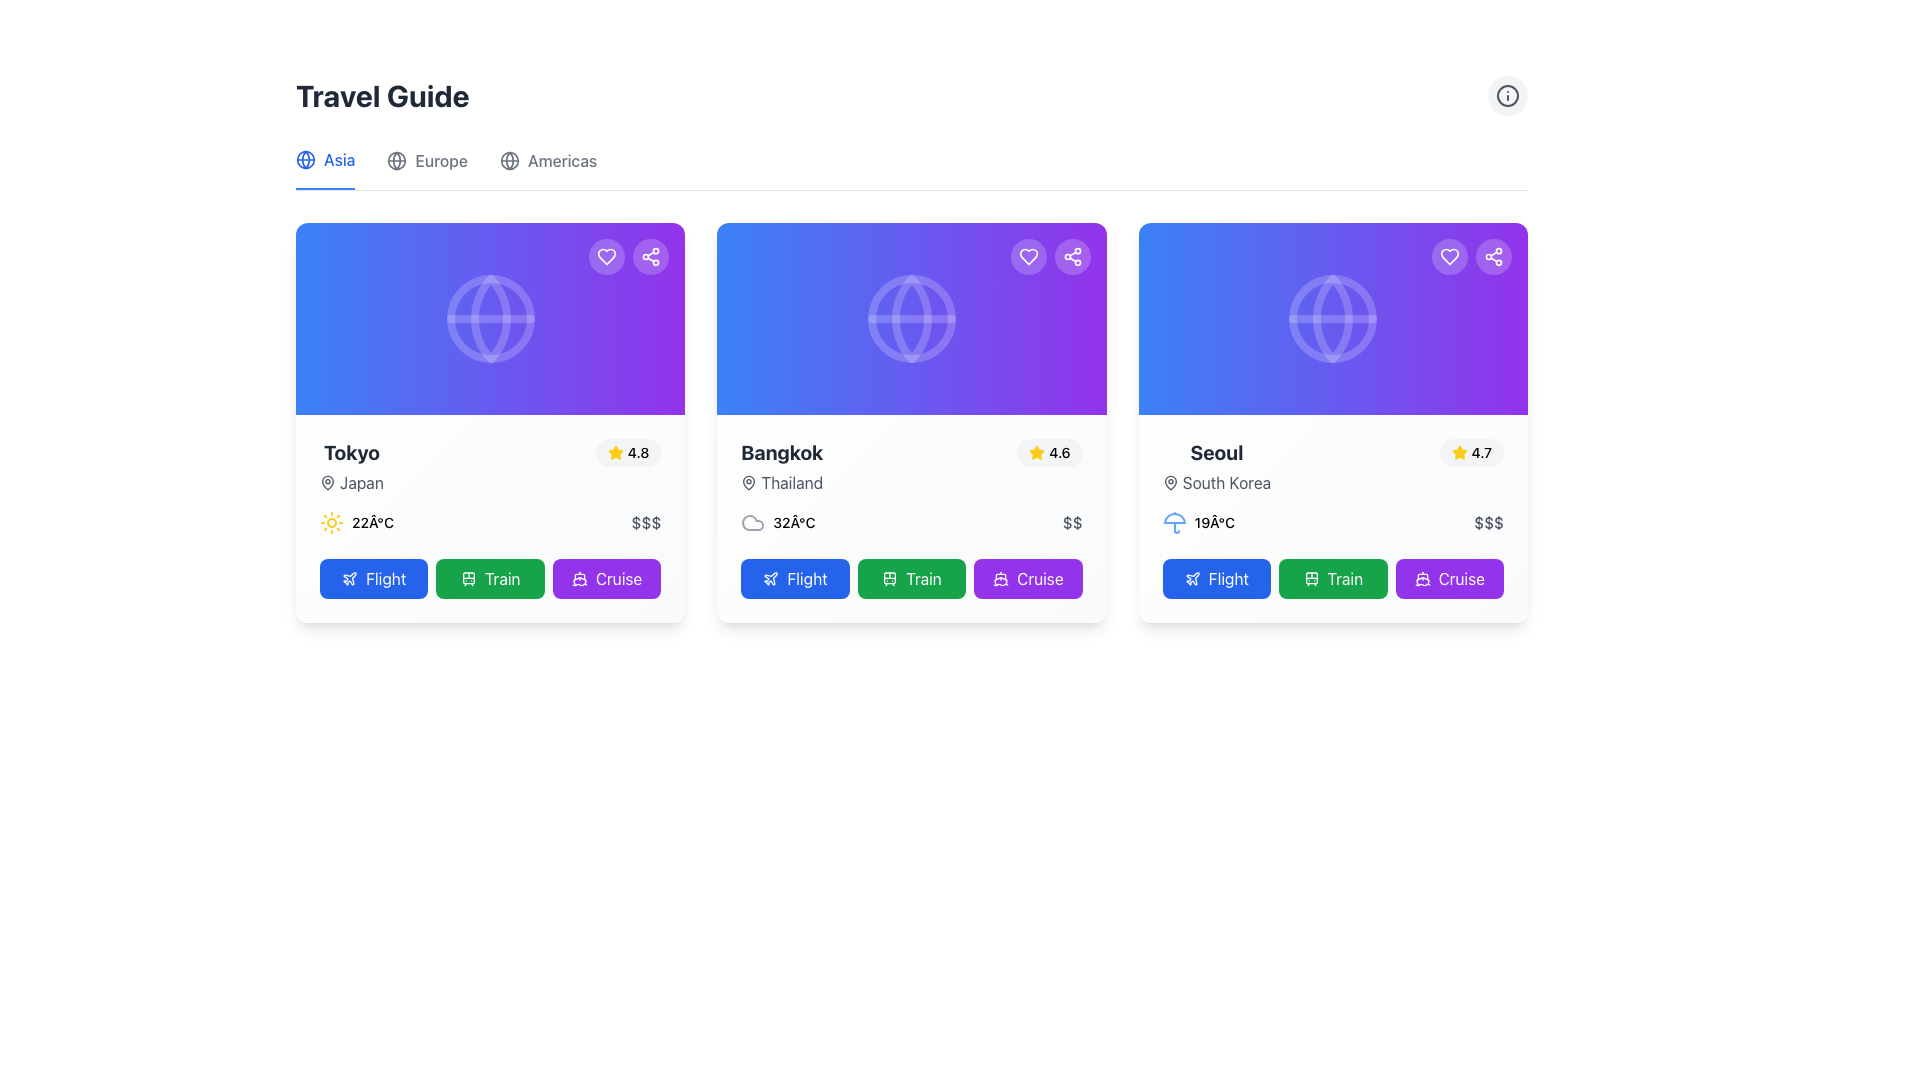 Image resolution: width=1920 pixels, height=1080 pixels. I want to click on the circular share button located at the top-right corner of the 'Tokyo' card, so click(651, 256).